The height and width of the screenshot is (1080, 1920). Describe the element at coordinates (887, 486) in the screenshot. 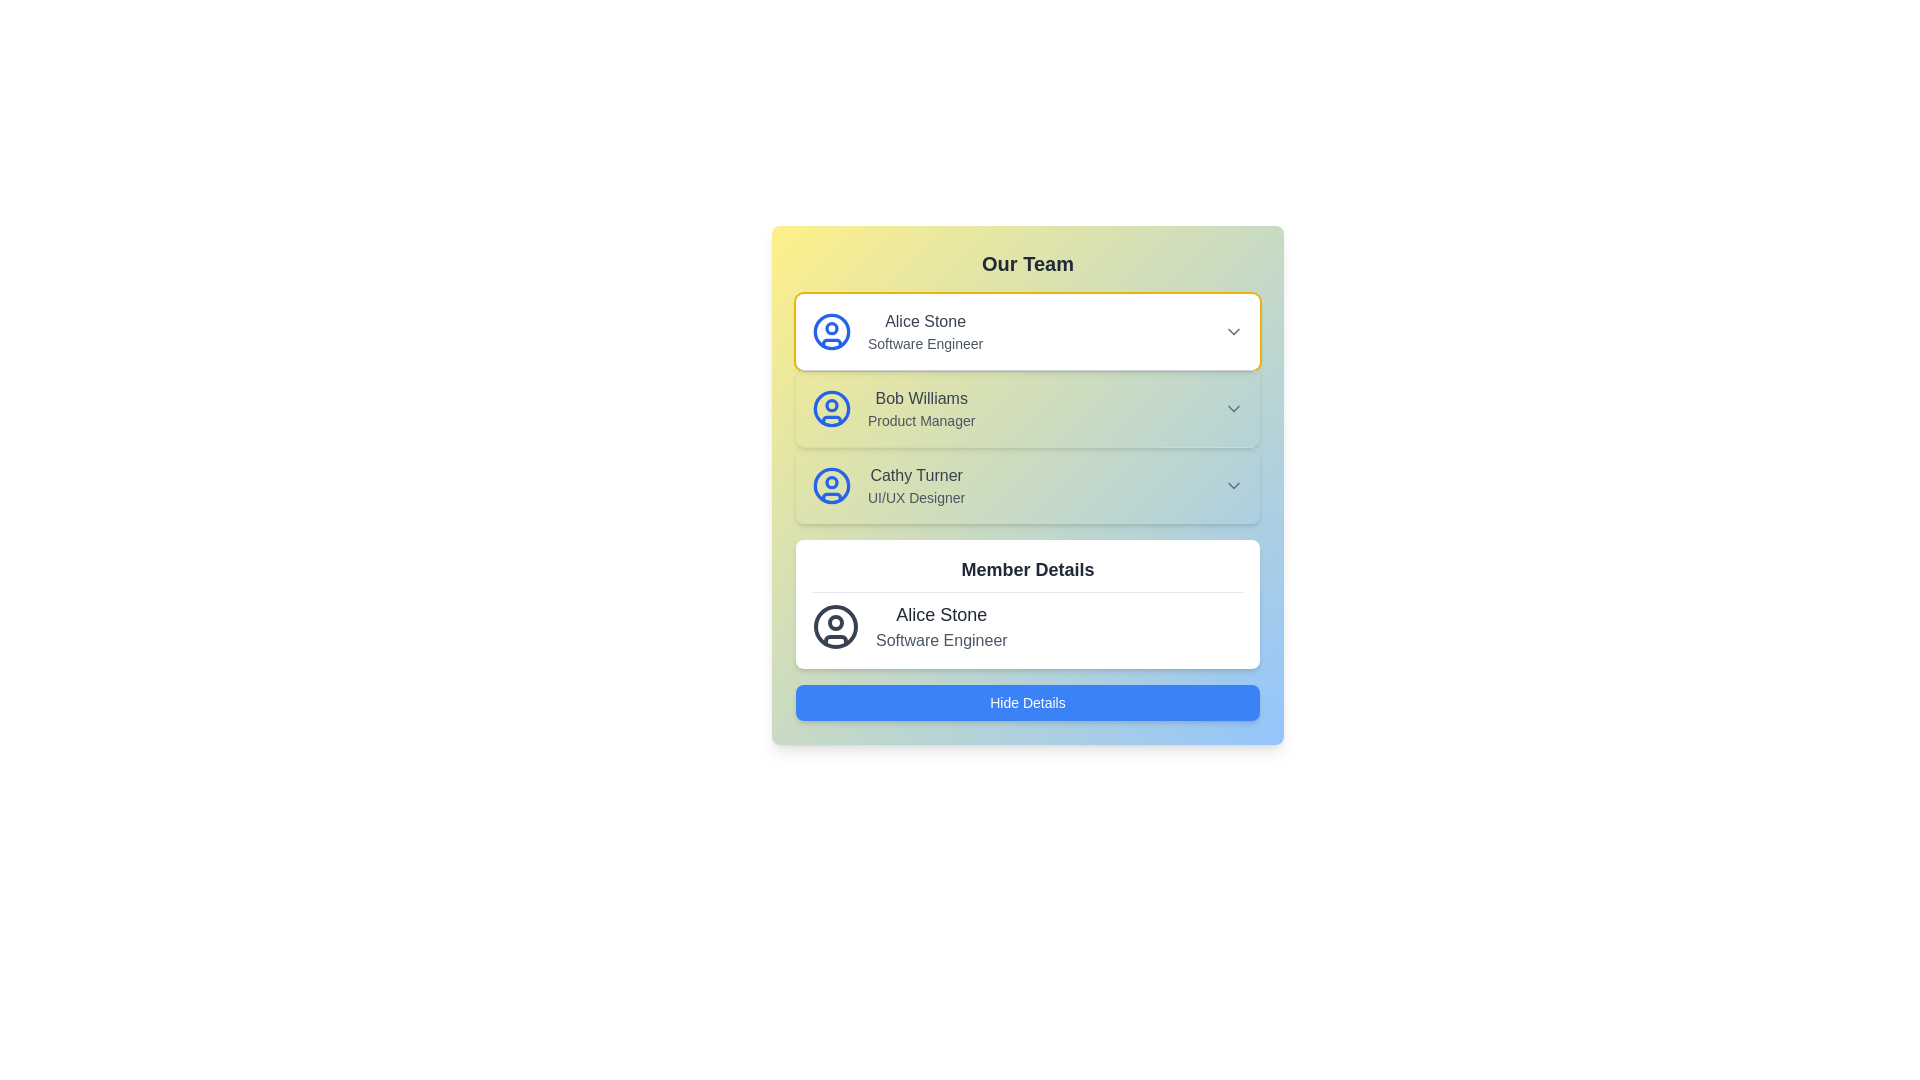

I see `the third Profile Card` at that location.